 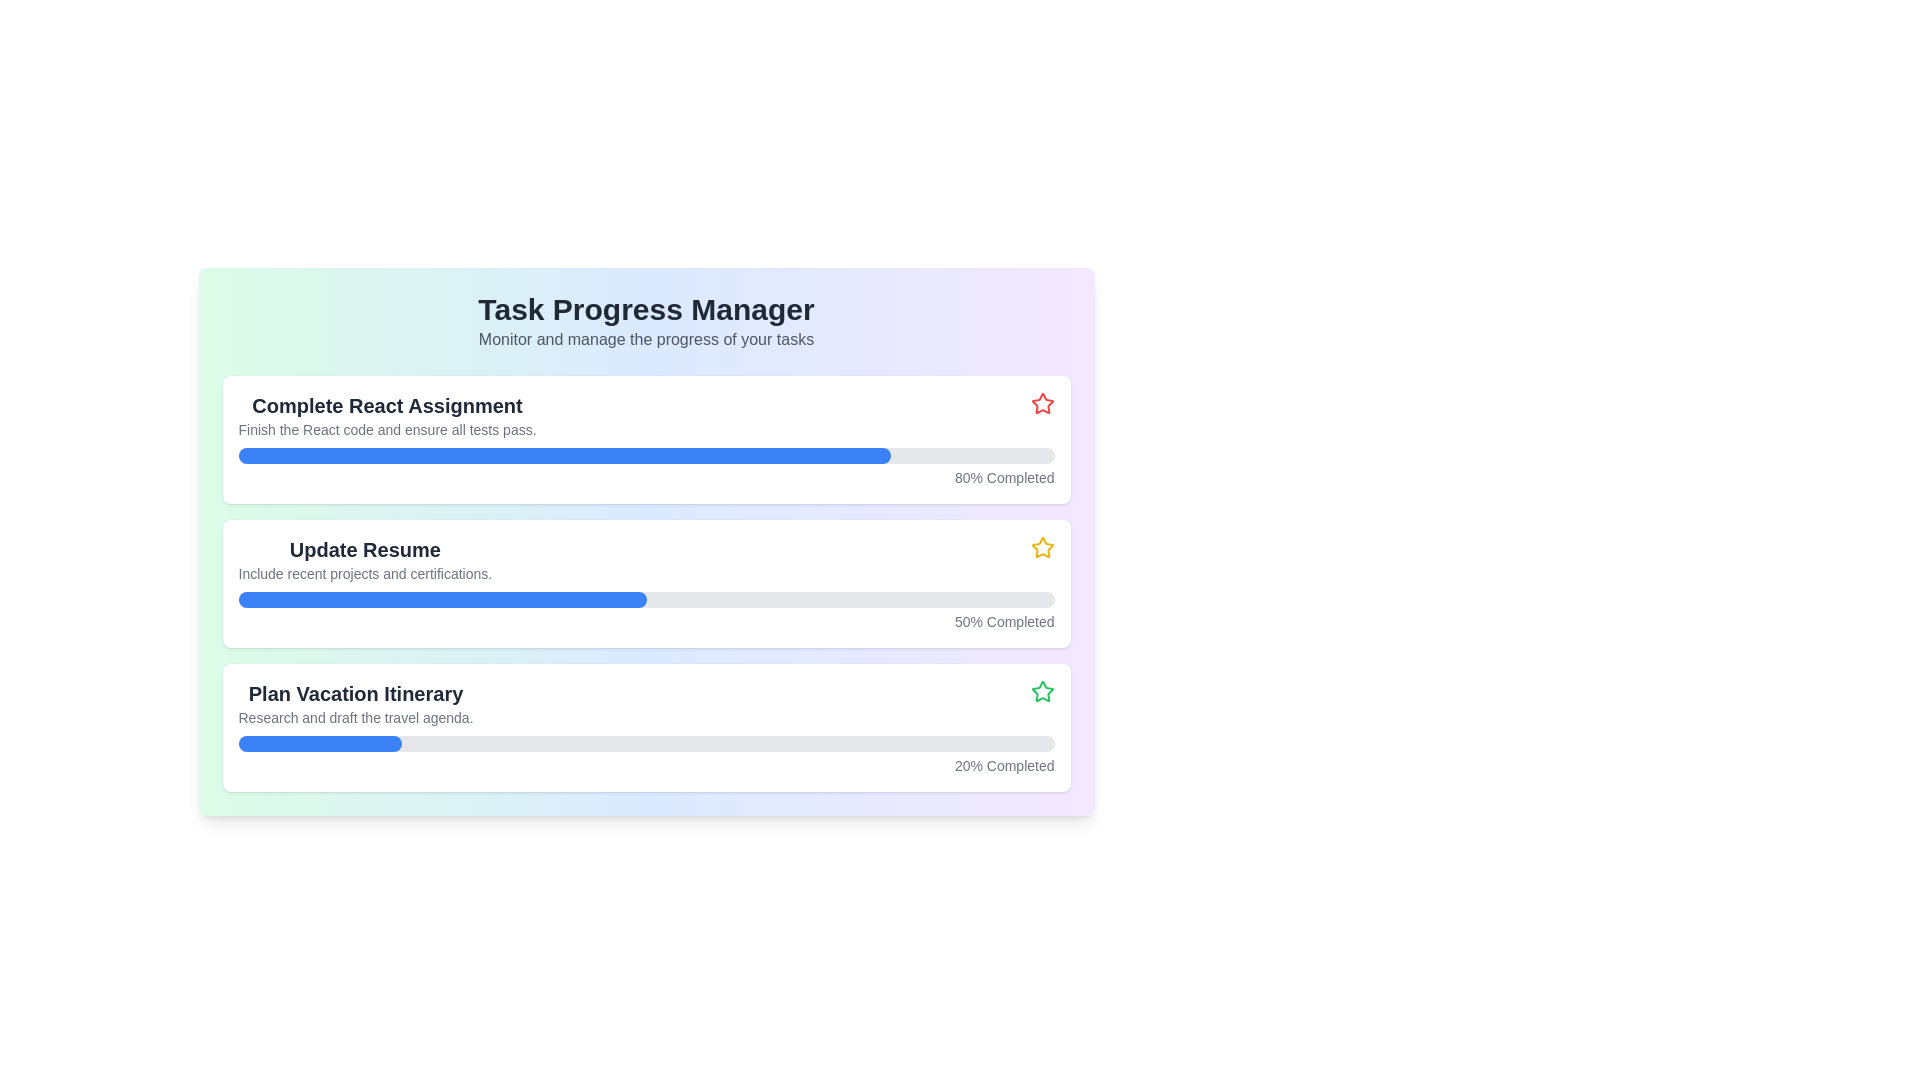 I want to click on the Task progress panel displaying 'Complete React Assignment' with an 80% completion status, so click(x=646, y=438).